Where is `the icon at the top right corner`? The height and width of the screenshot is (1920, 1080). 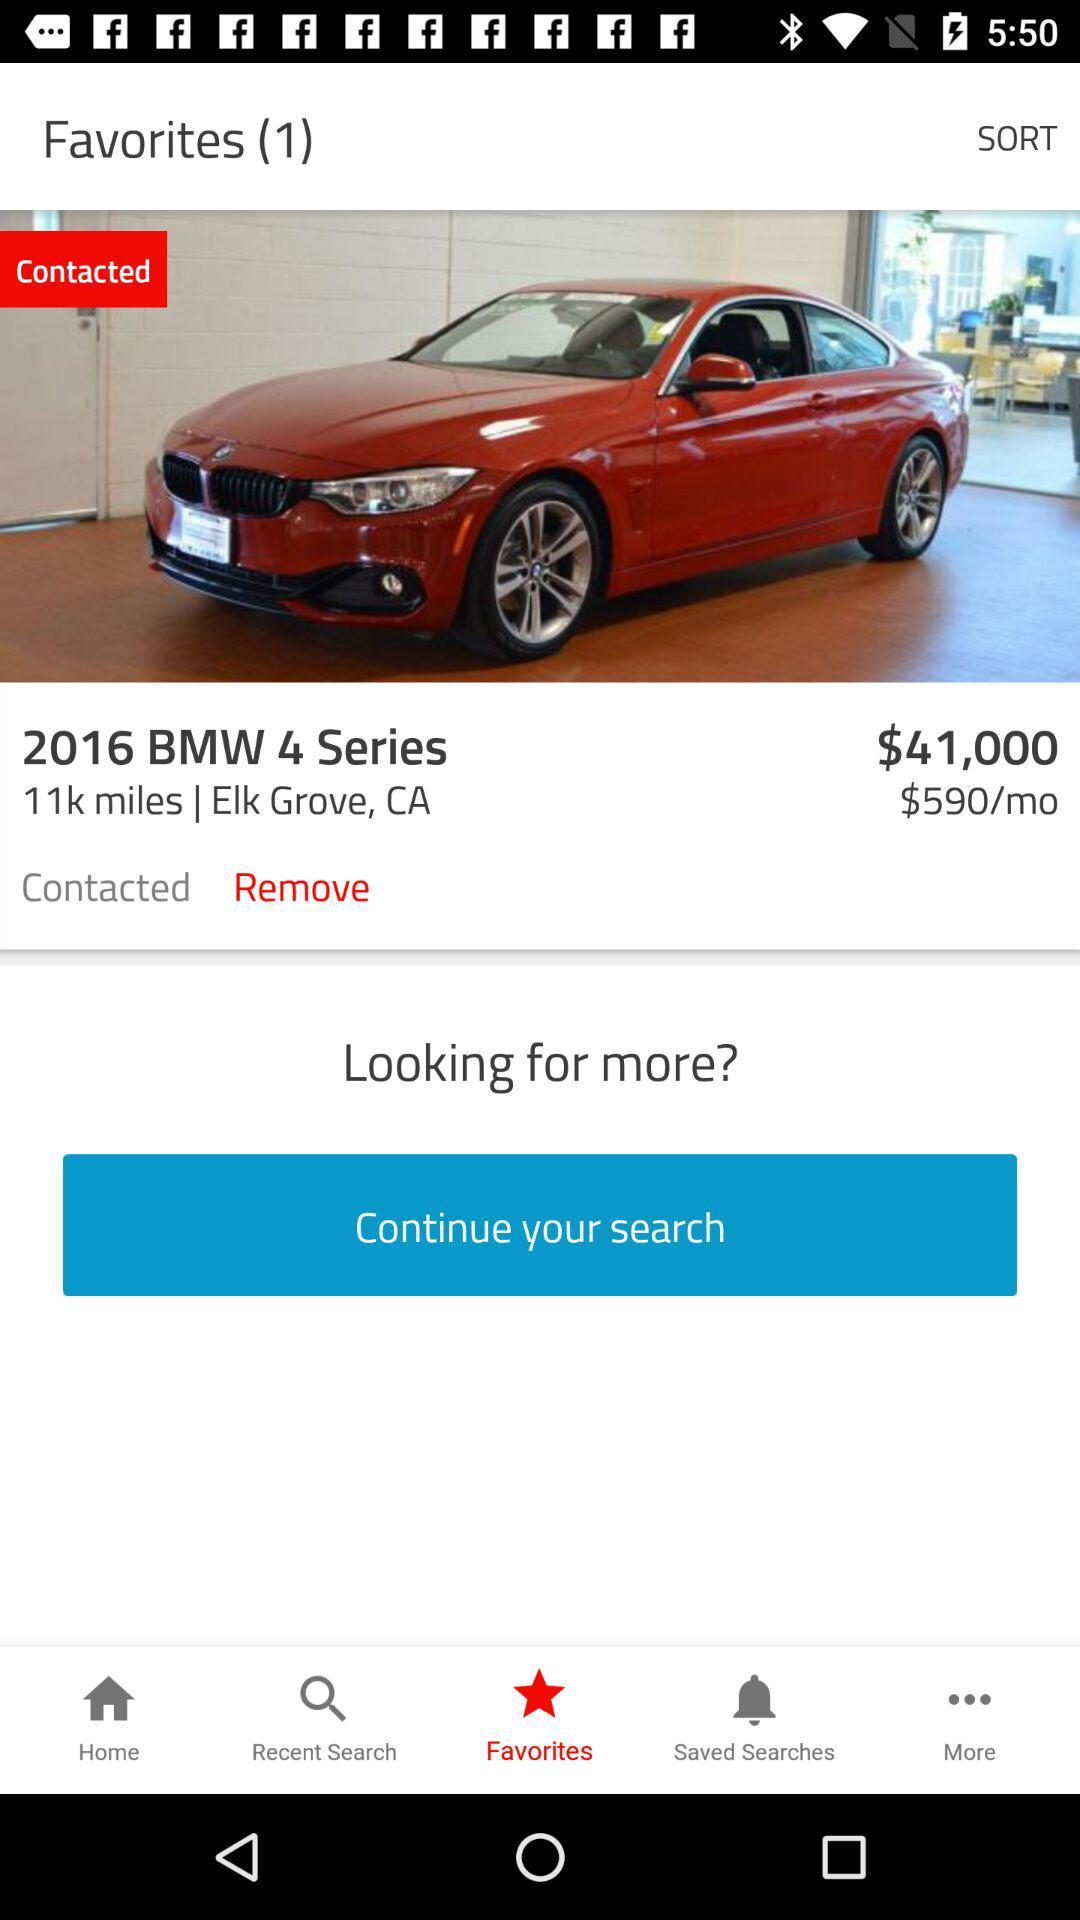
the icon at the top right corner is located at coordinates (1017, 135).